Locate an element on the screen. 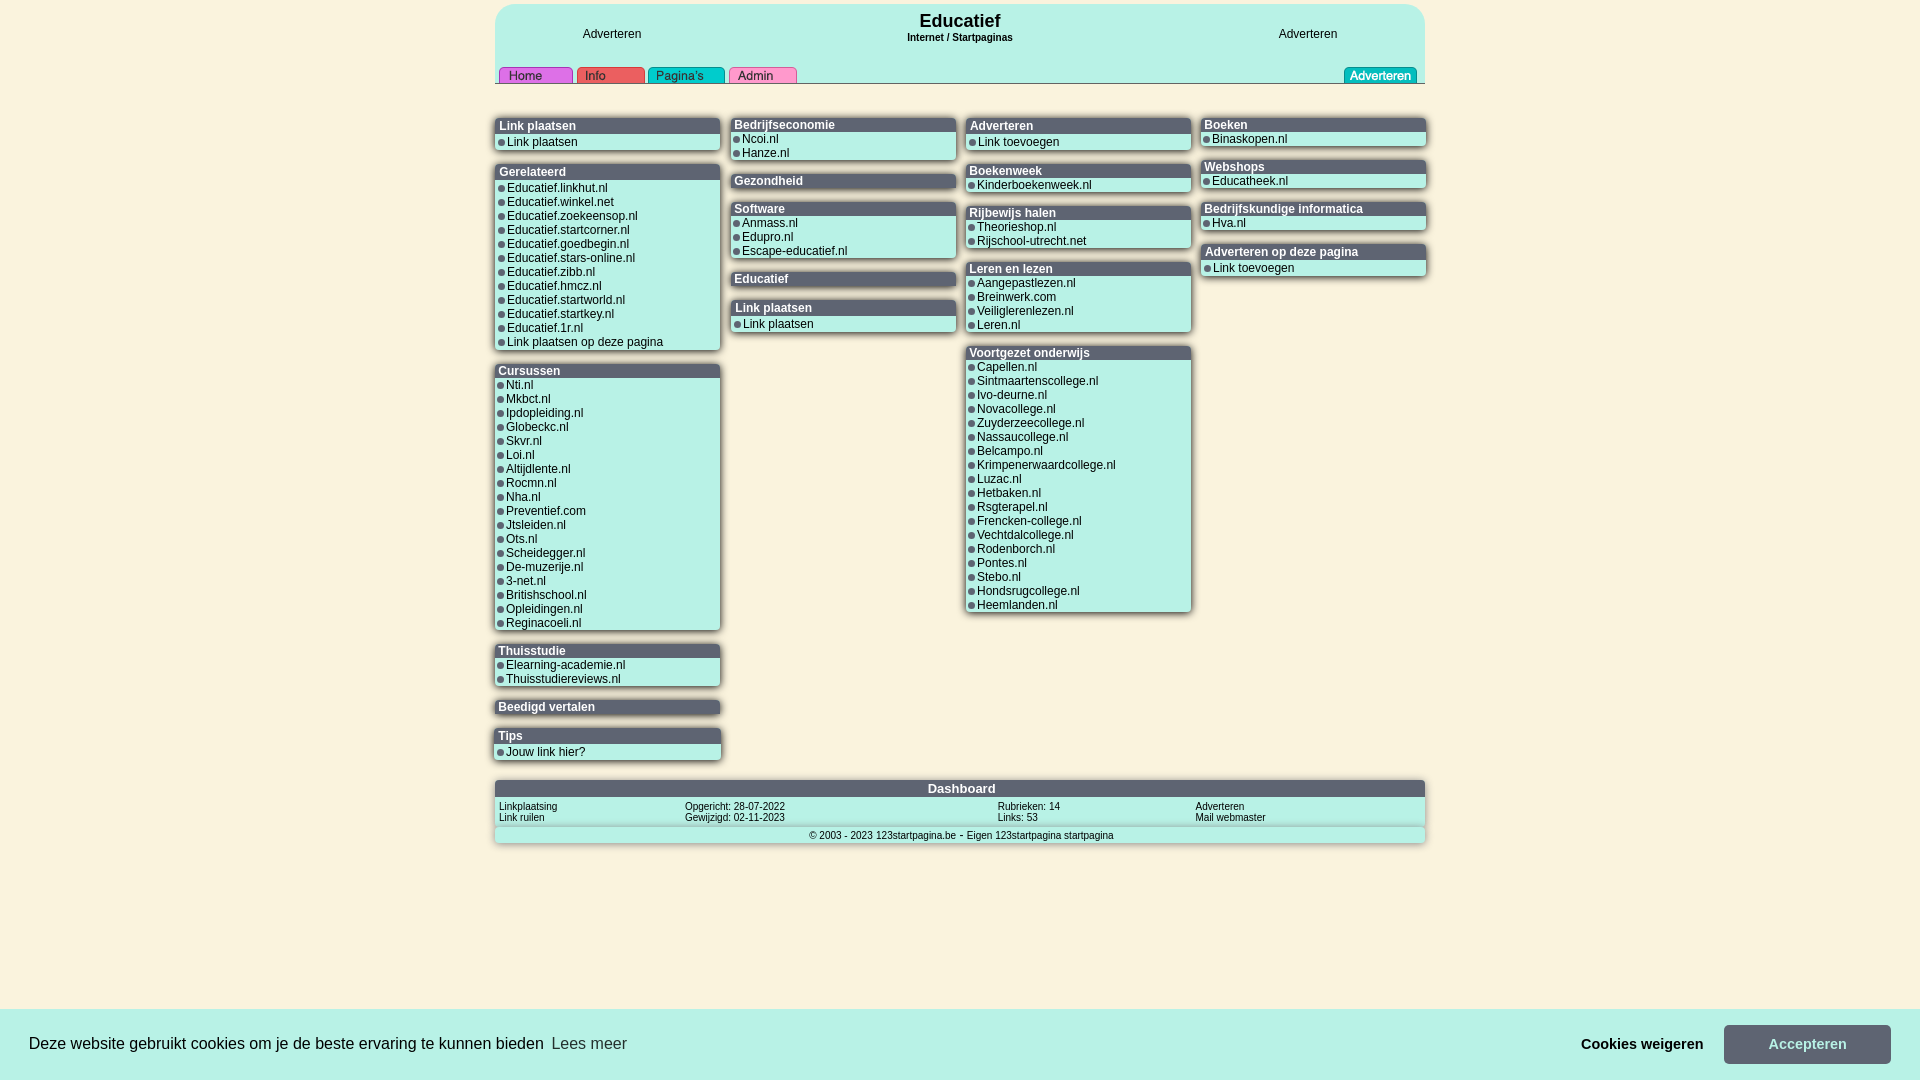 Image resolution: width=1920 pixels, height=1080 pixels. 'Educatief.zoekeensop.nl' is located at coordinates (571, 216).